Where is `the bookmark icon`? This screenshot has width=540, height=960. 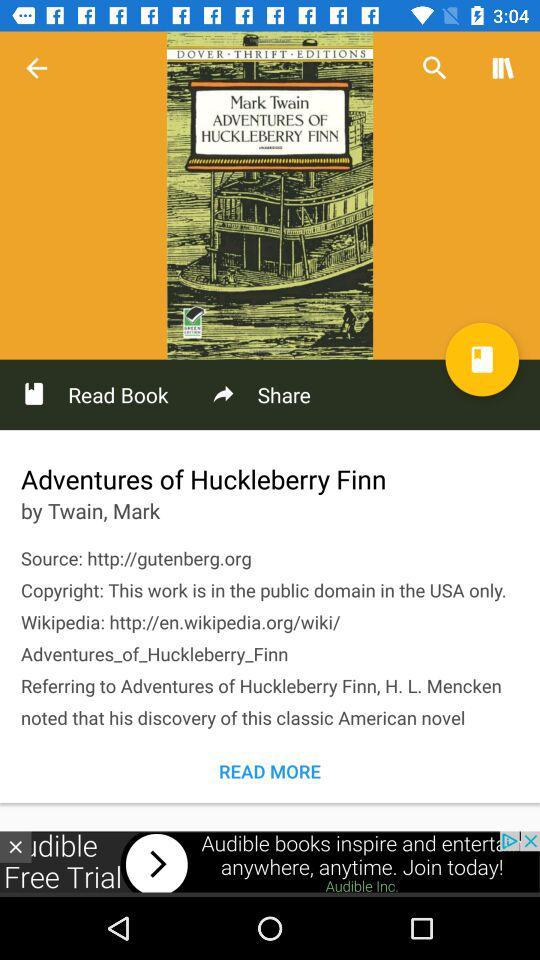 the bookmark icon is located at coordinates (481, 359).